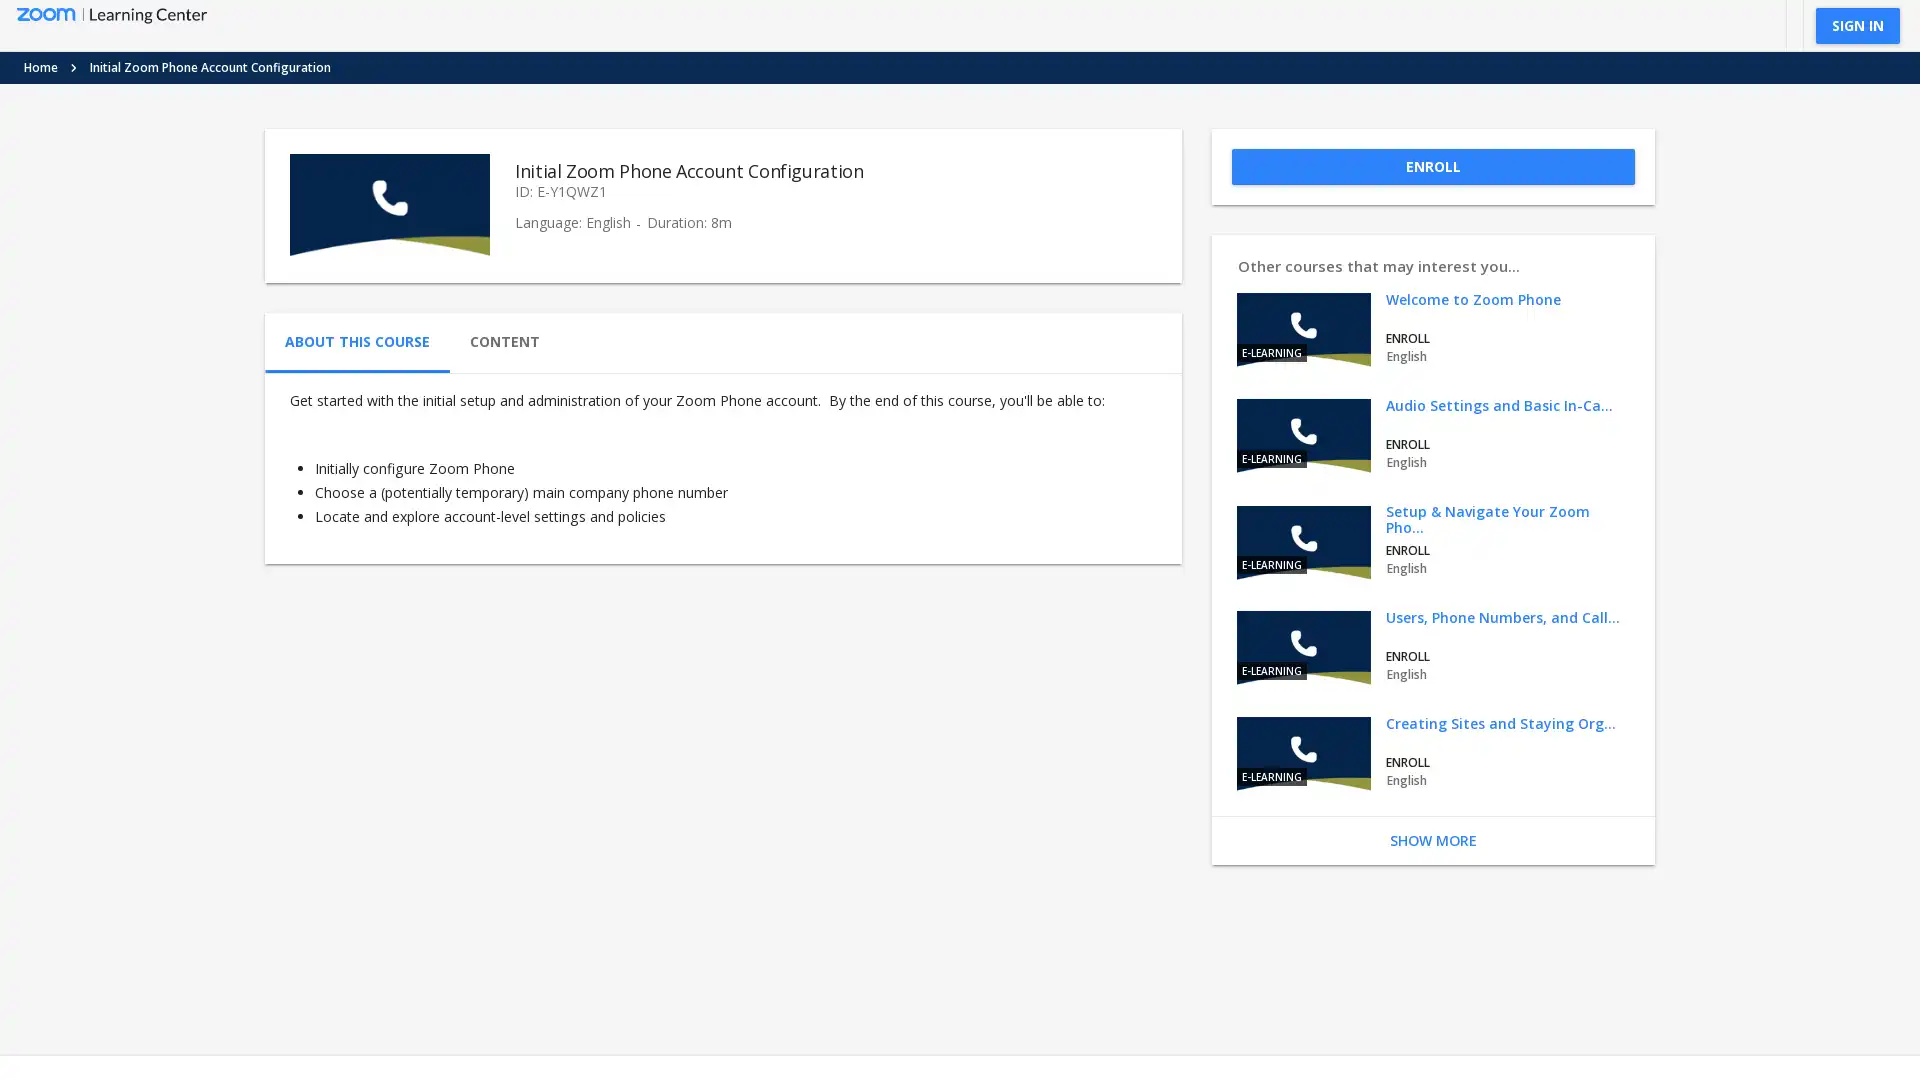  Describe the element at coordinates (1431, 165) in the screenshot. I see `Enroll` at that location.